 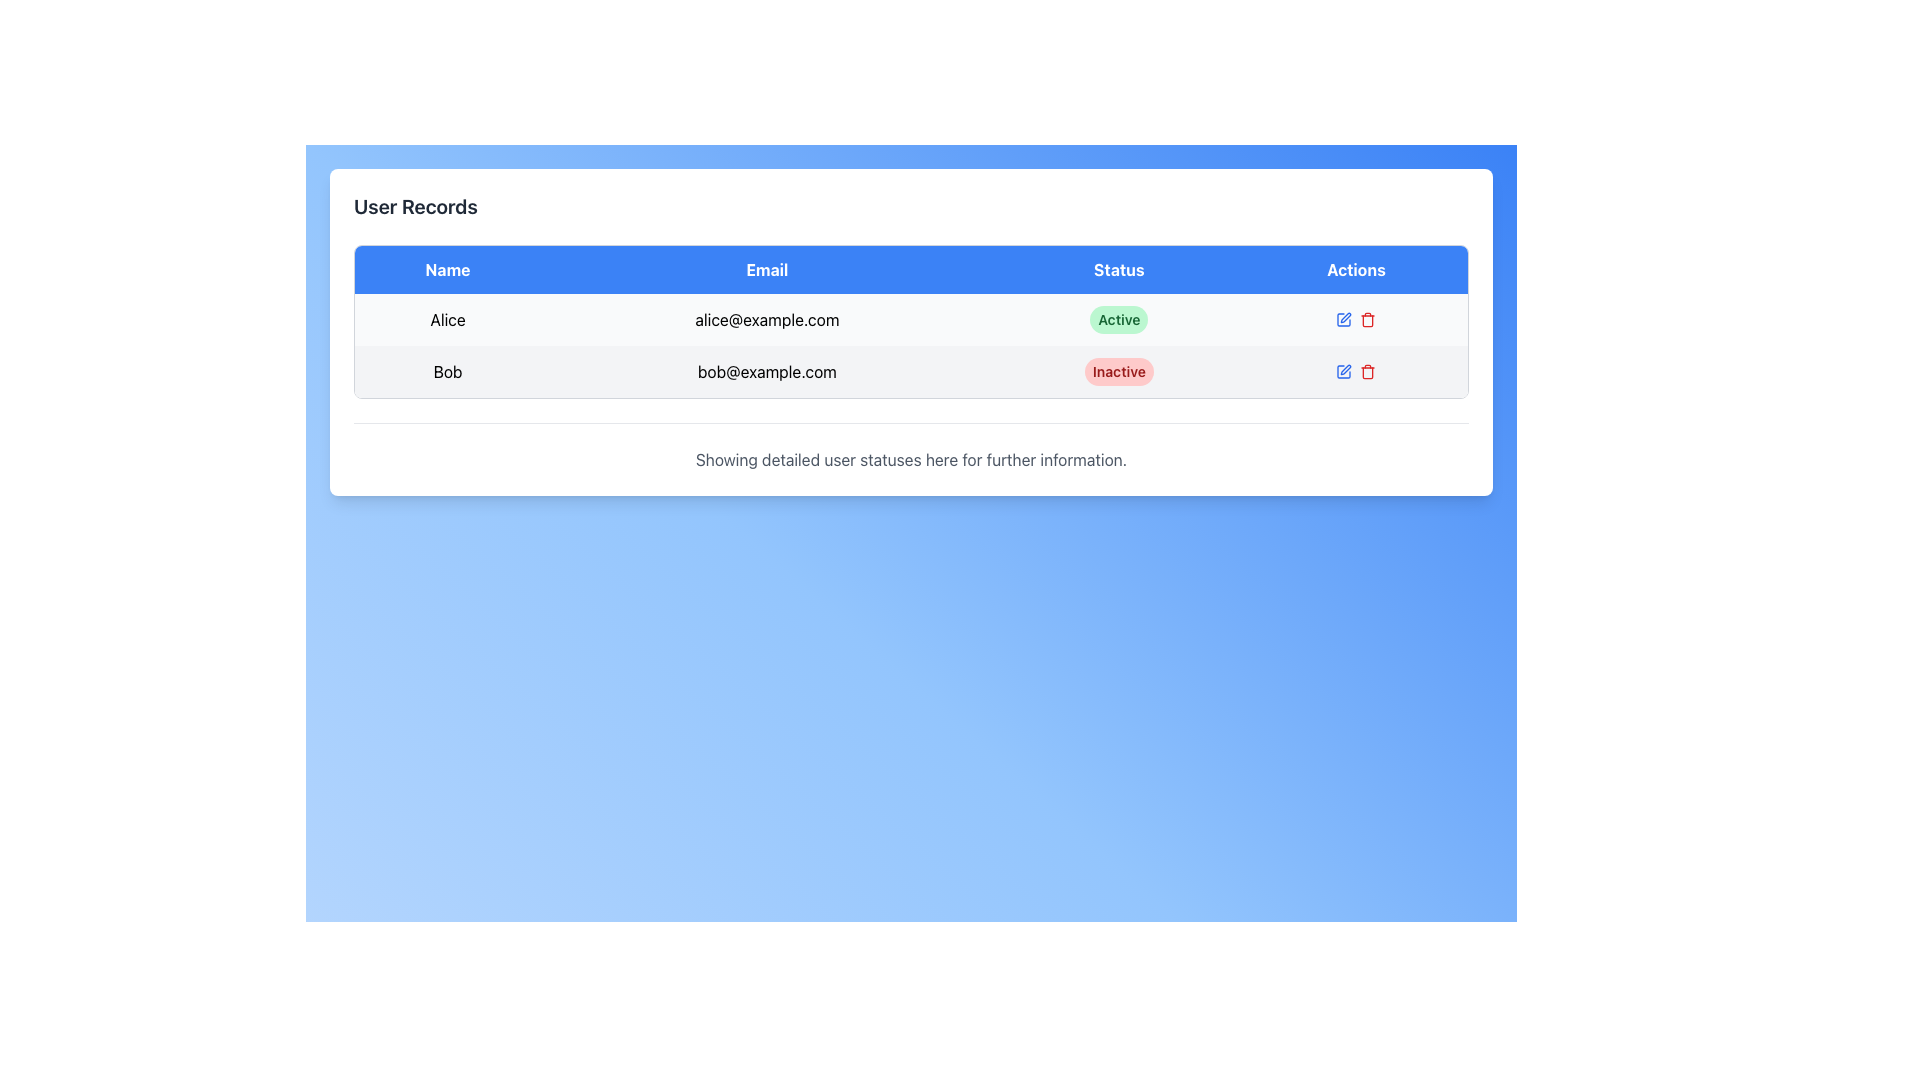 What do you see at coordinates (1367, 371) in the screenshot?
I see `the red trash icon button` at bounding box center [1367, 371].